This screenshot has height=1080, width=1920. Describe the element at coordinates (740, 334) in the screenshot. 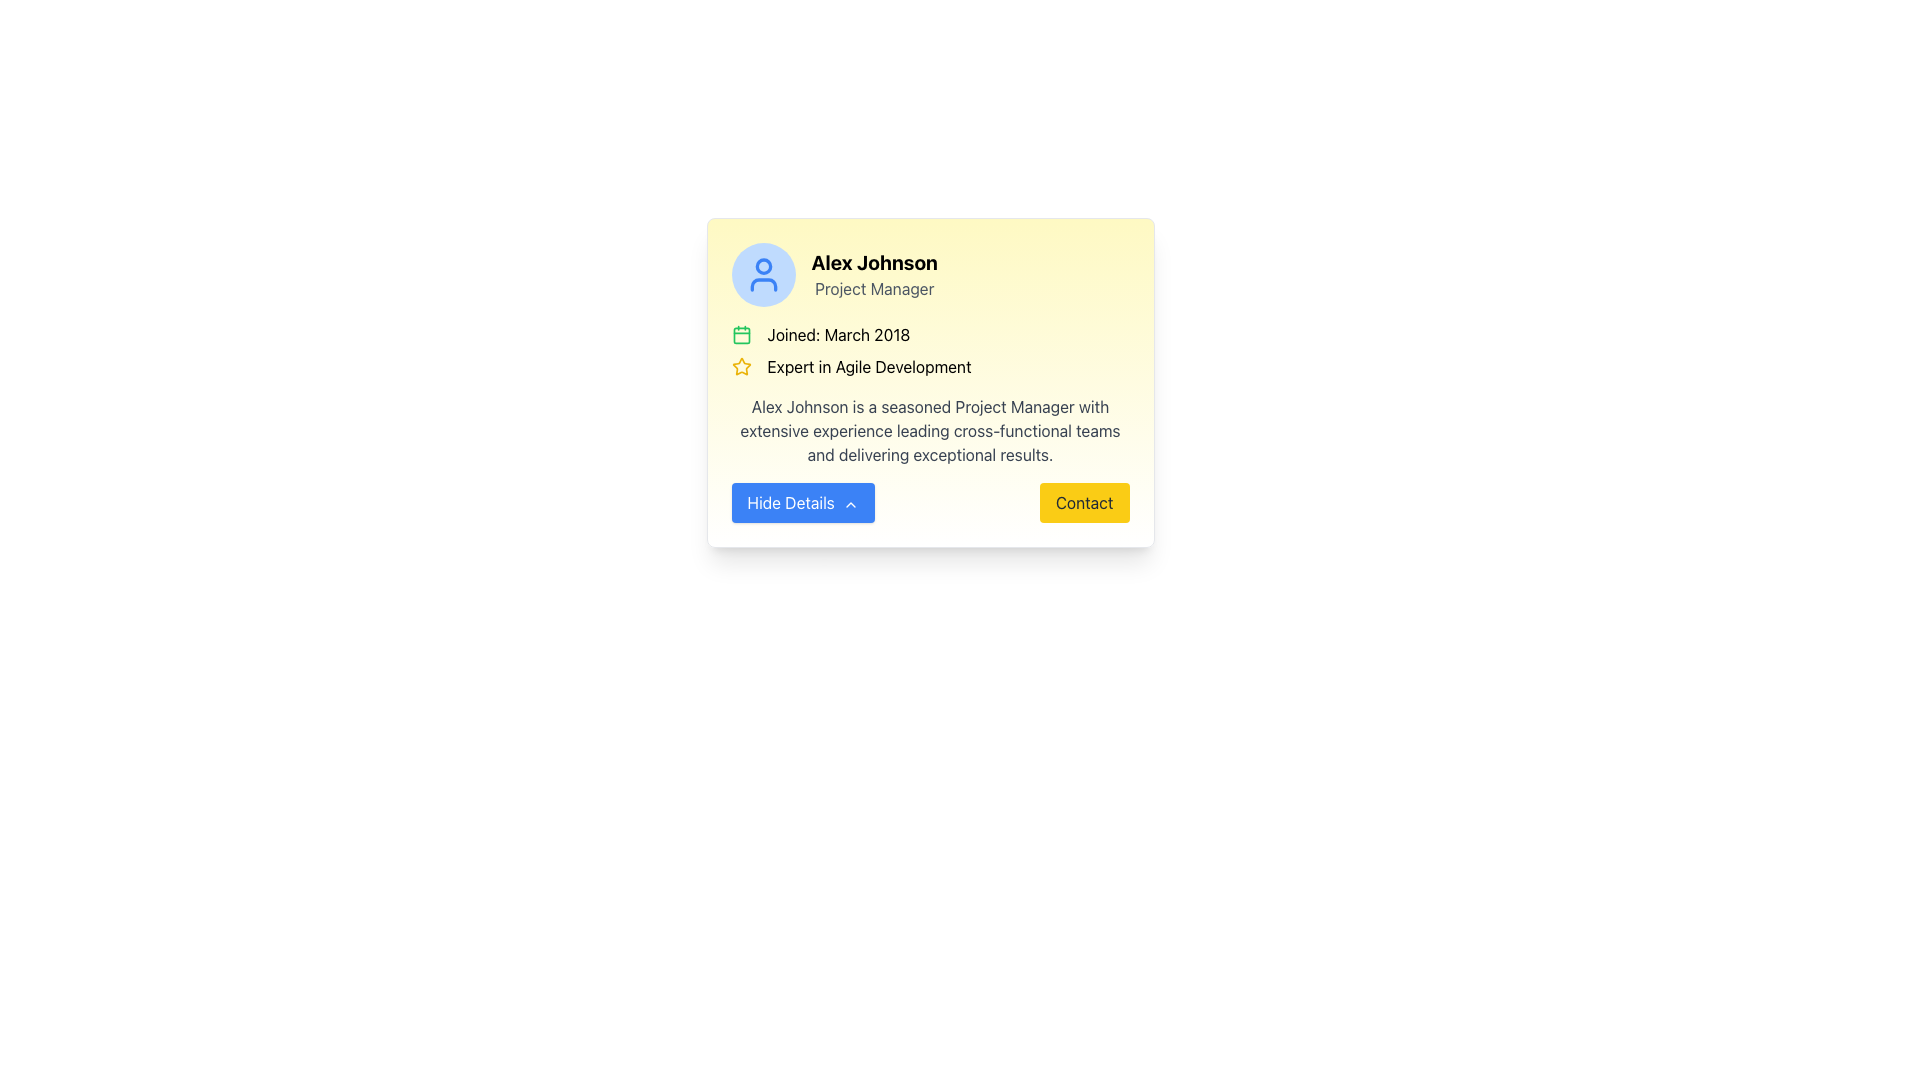

I see `the non-interactive calendar icon located to the left of the 'Joined: March 2018' text` at that location.